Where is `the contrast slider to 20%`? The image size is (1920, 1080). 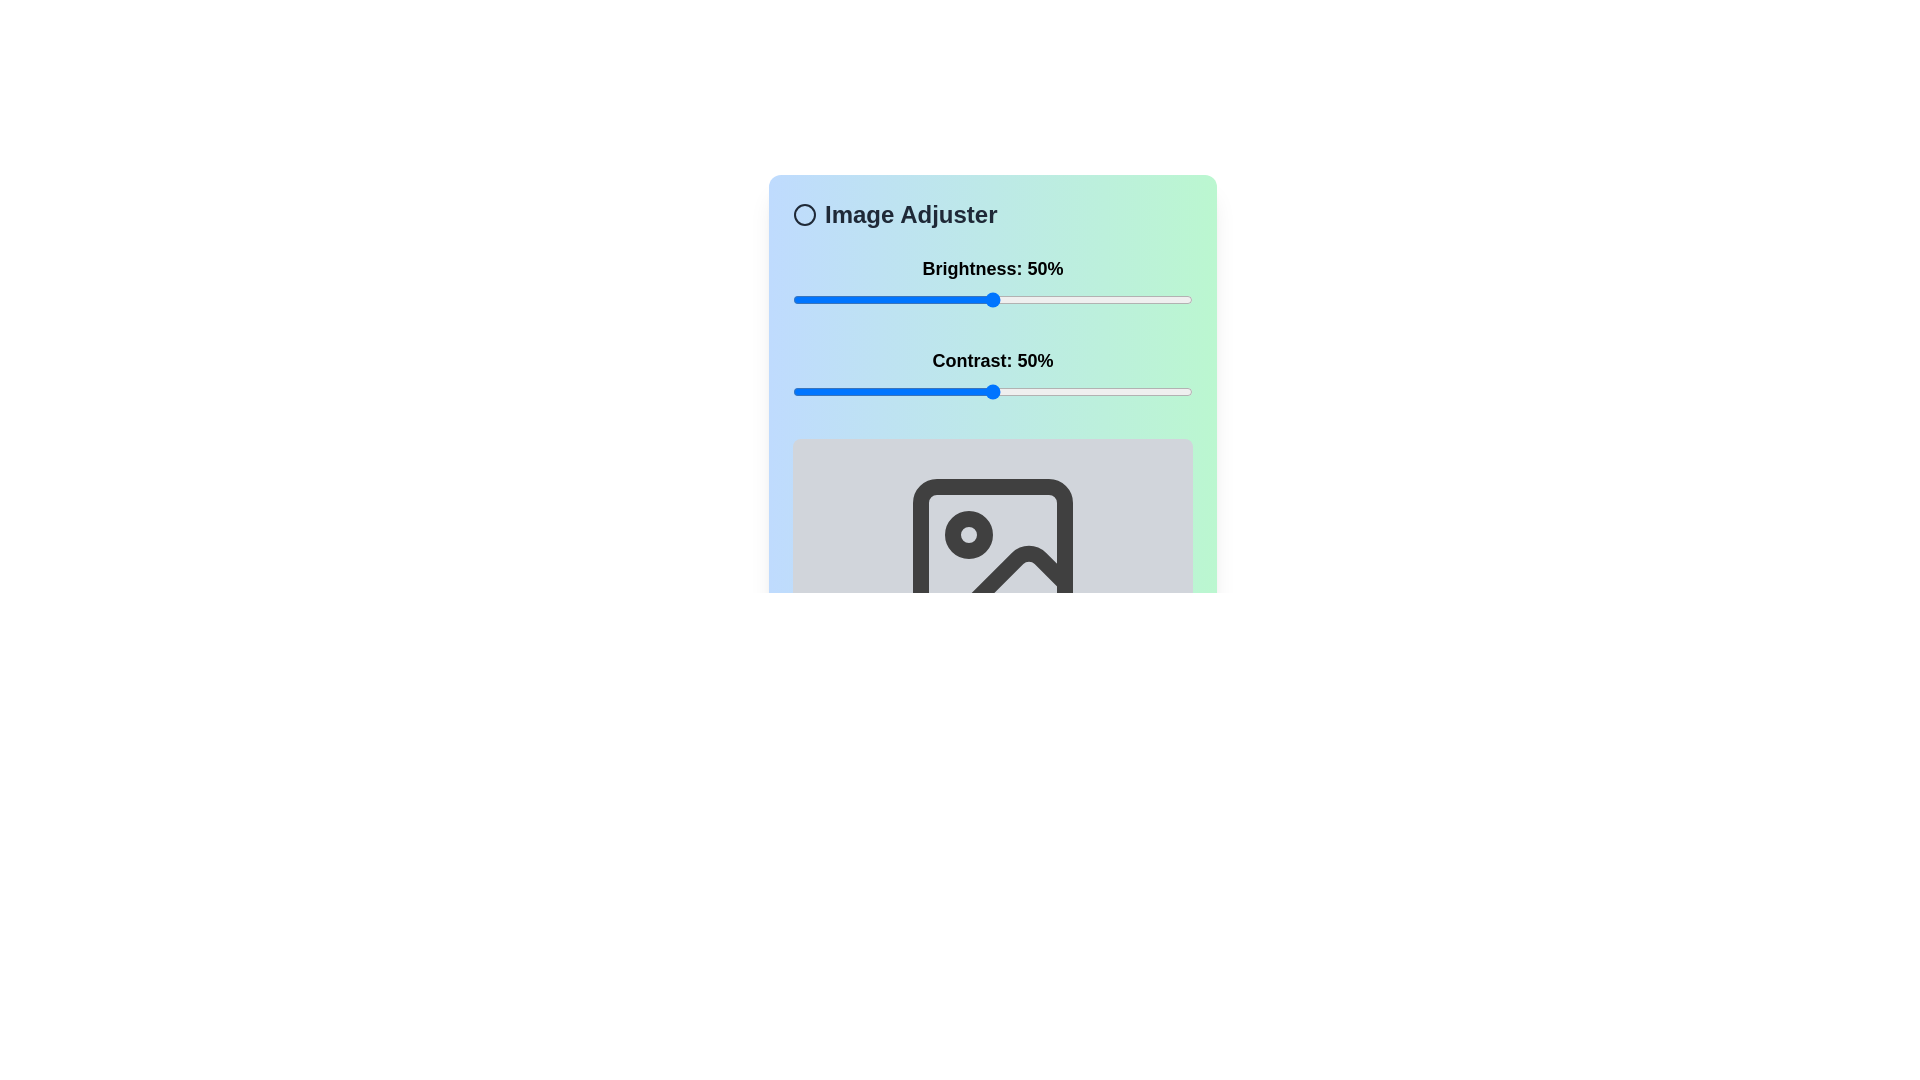 the contrast slider to 20% is located at coordinates (873, 392).